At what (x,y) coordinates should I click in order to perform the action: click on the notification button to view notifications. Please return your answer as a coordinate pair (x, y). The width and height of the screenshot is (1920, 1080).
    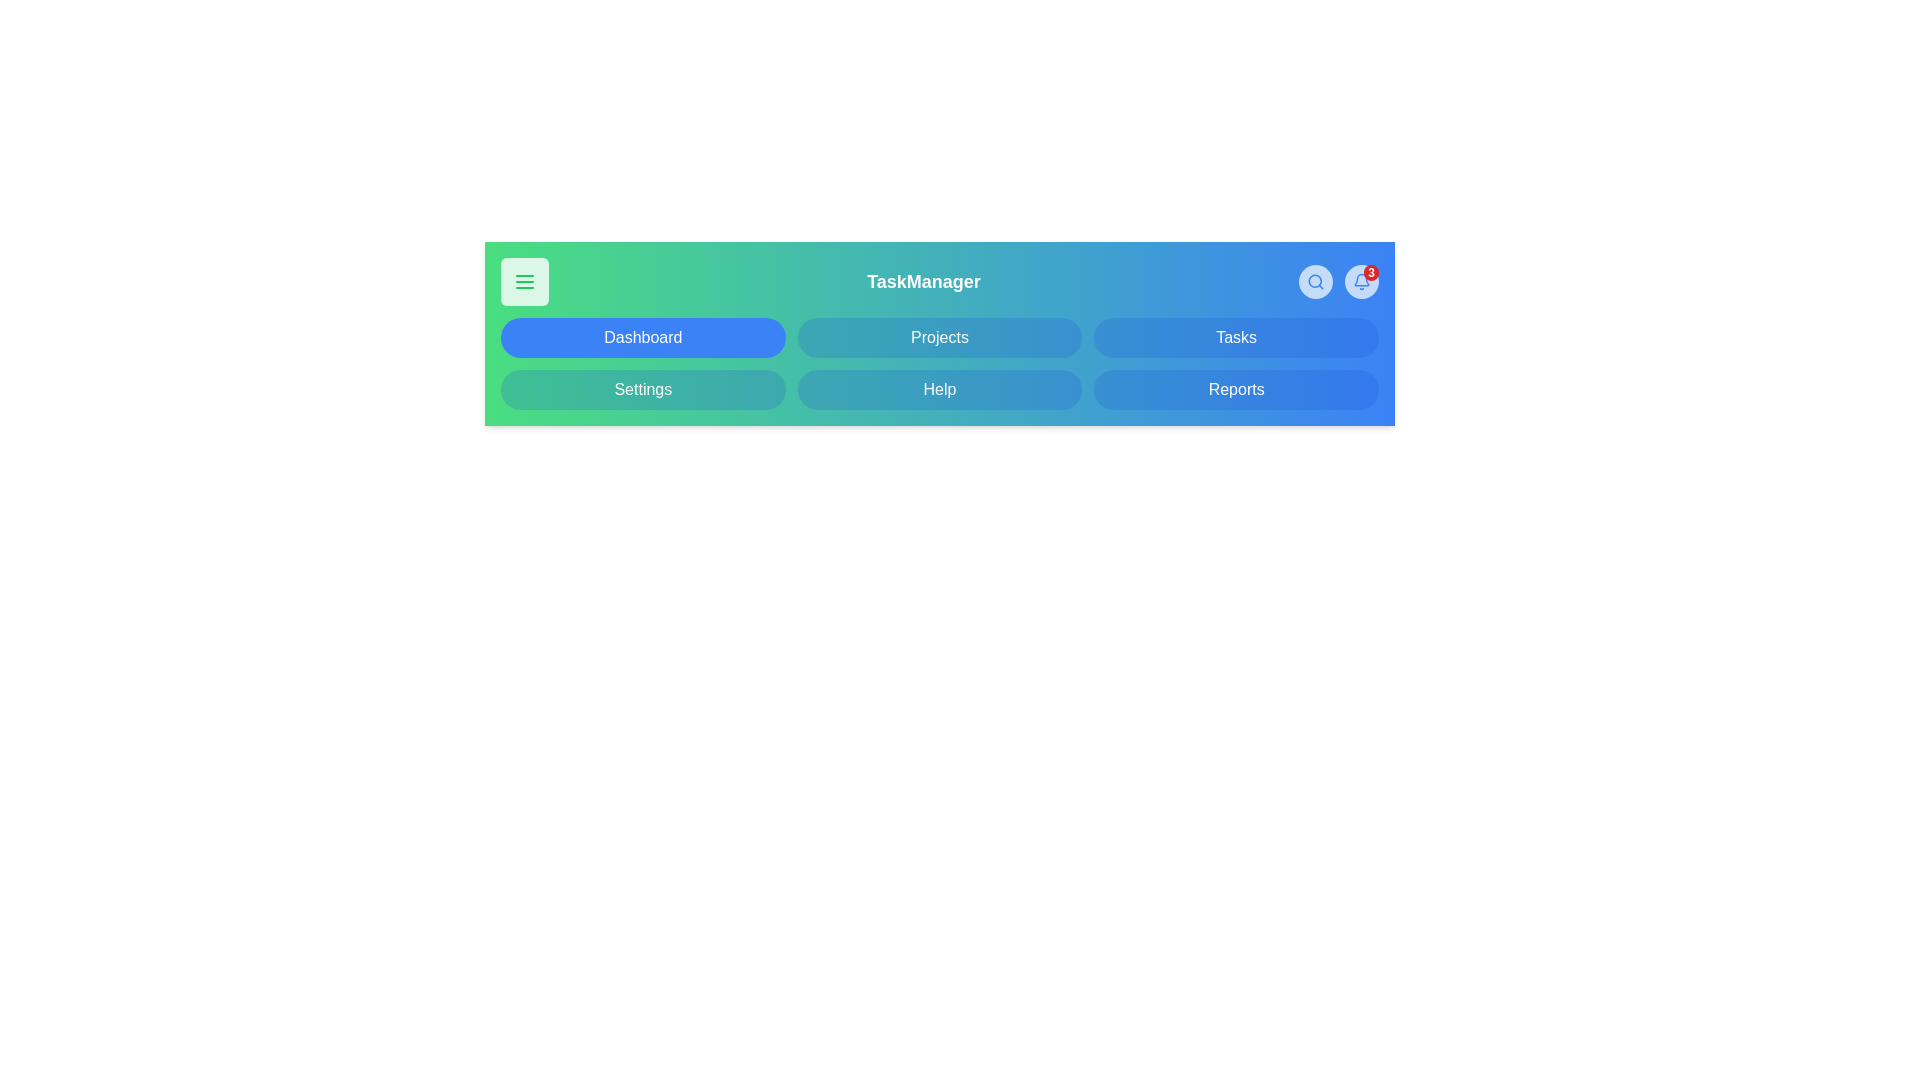
    Looking at the image, I should click on (1361, 281).